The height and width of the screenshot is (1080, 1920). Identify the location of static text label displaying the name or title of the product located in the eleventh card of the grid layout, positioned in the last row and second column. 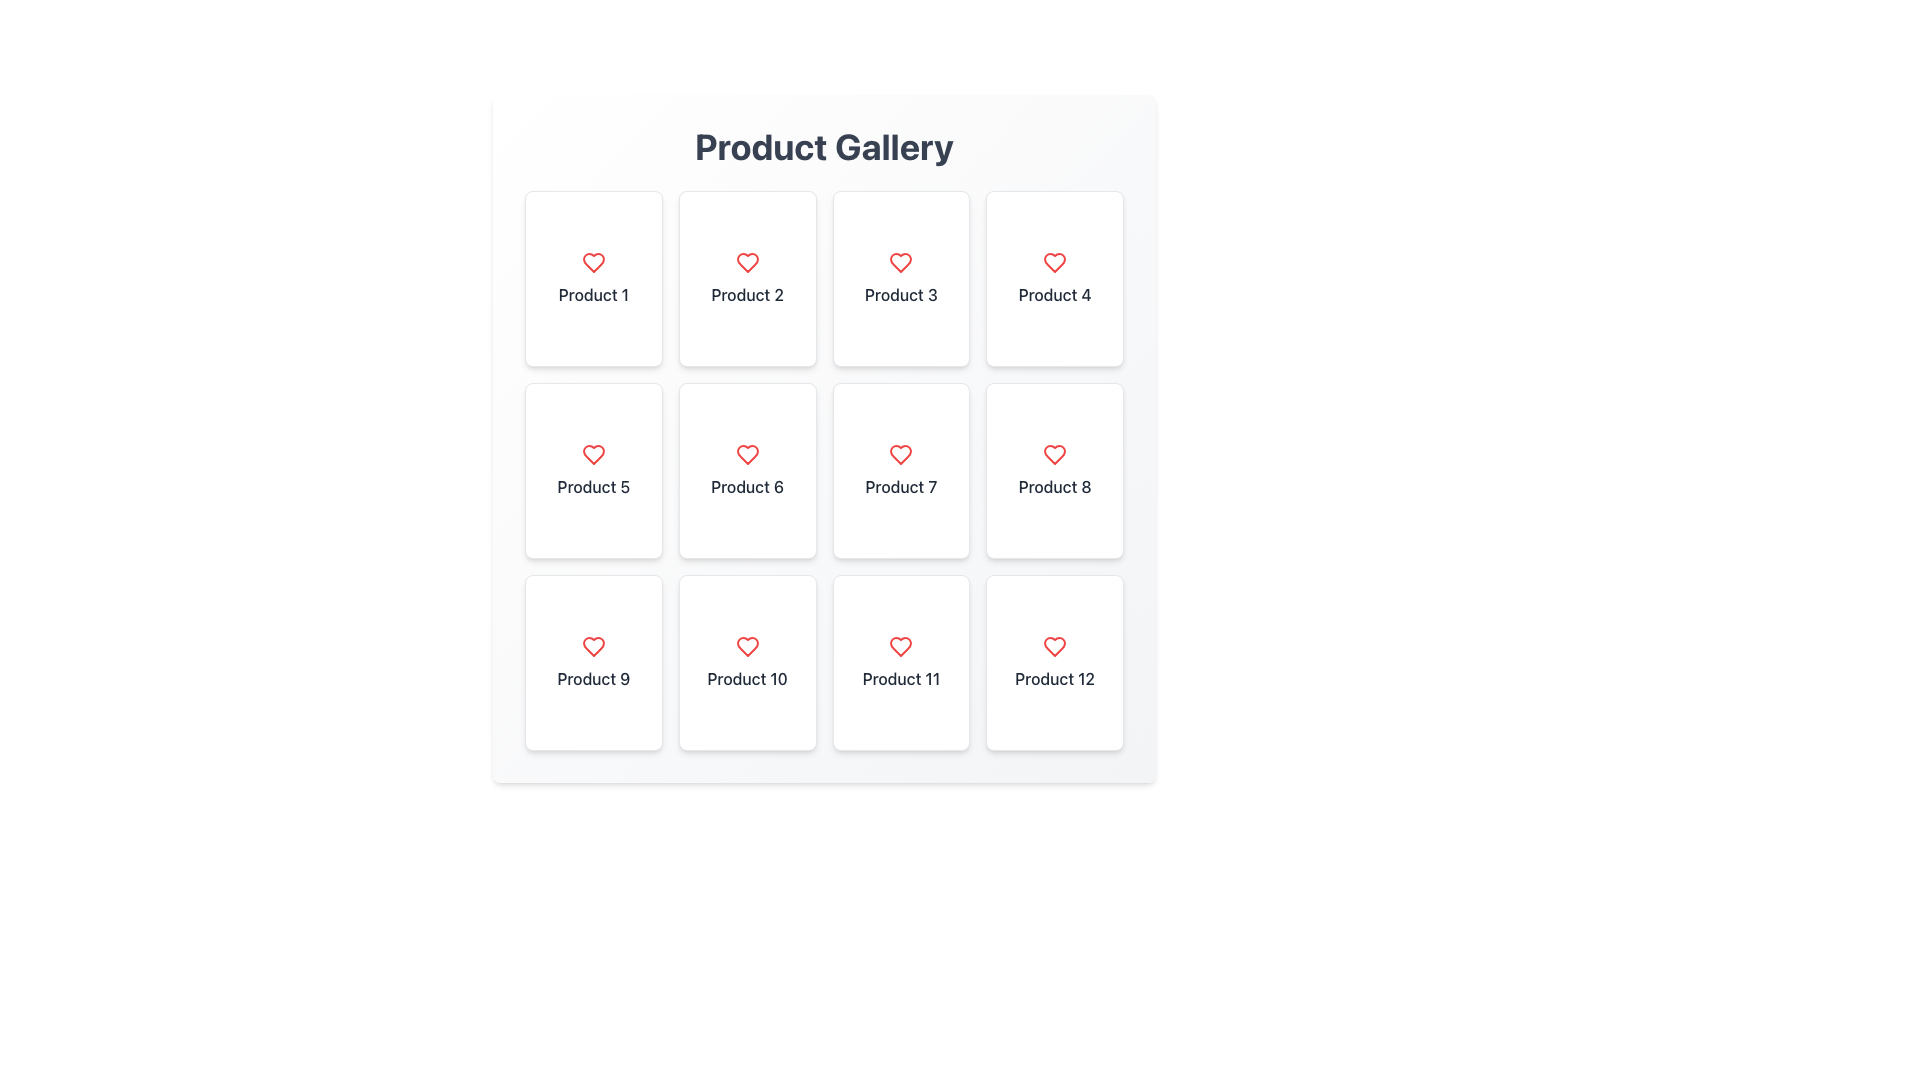
(900, 677).